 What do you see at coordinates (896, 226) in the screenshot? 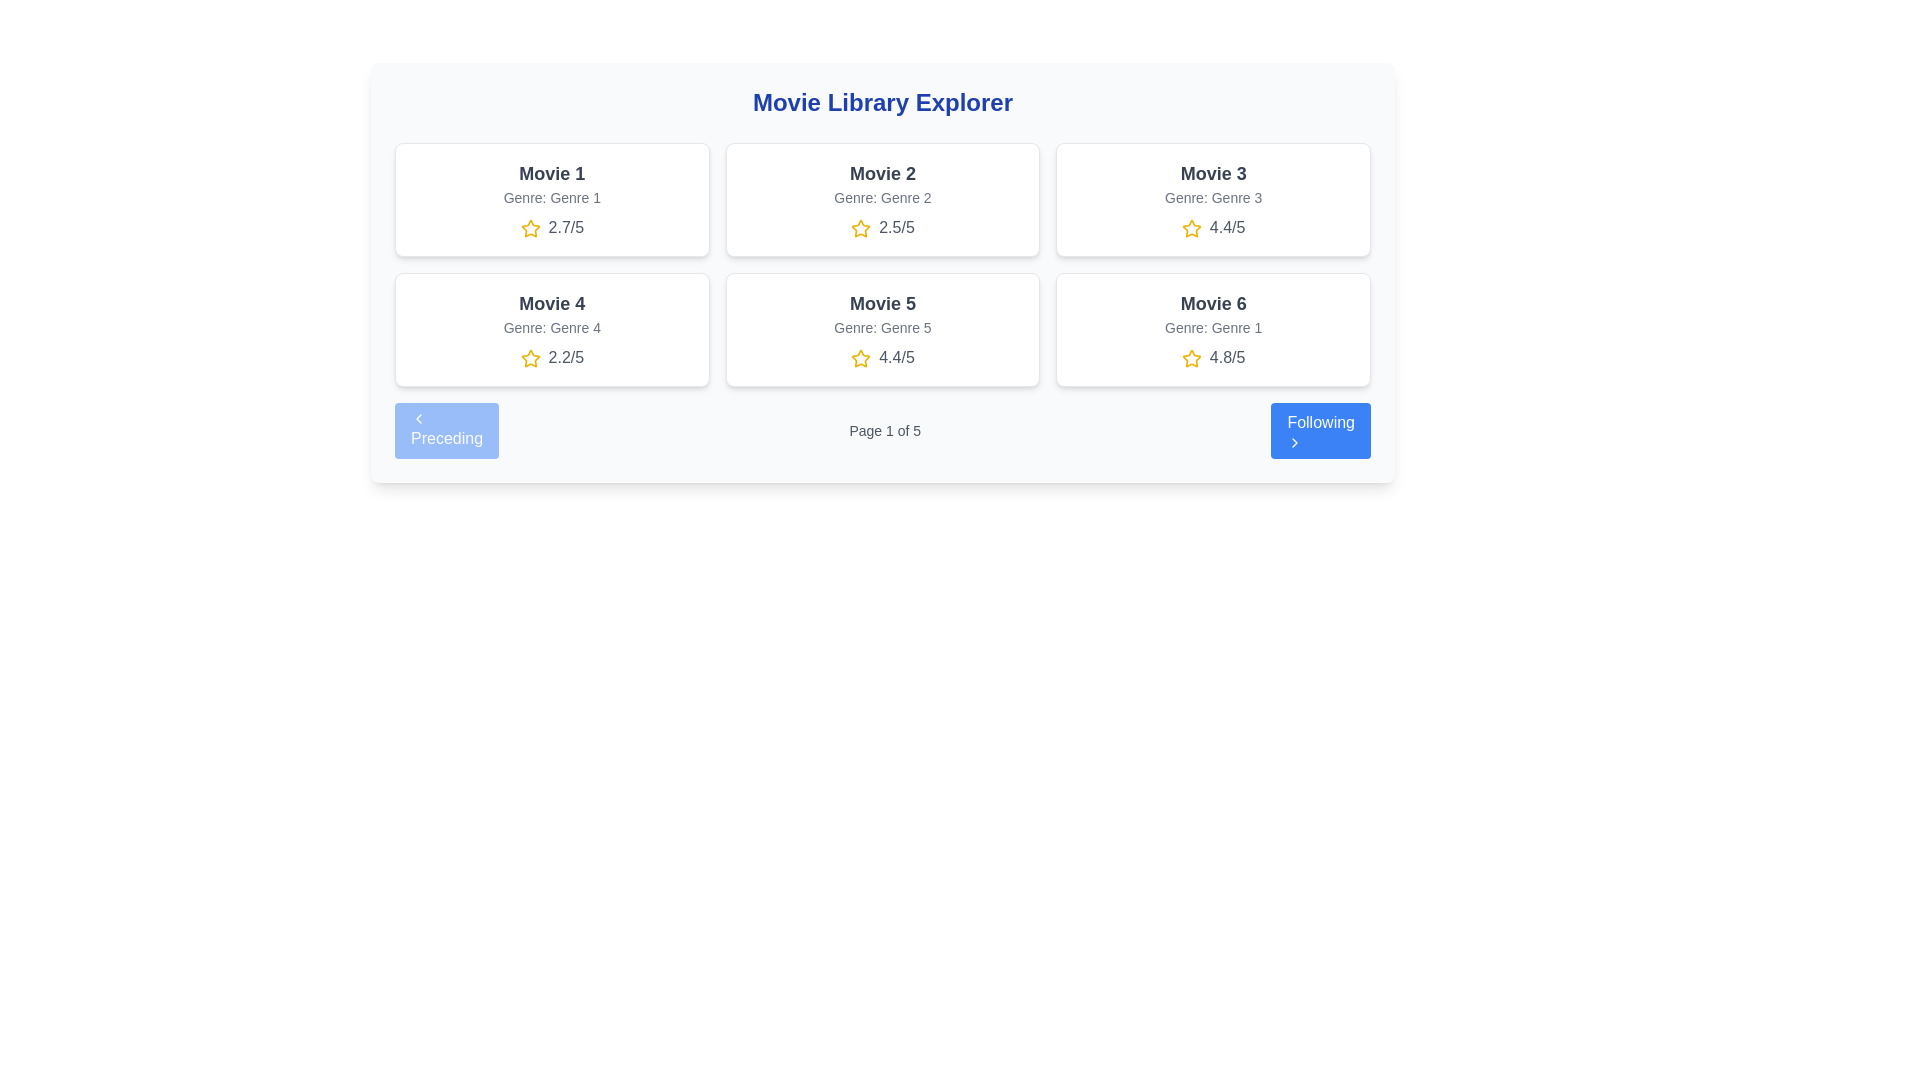
I see `static text element displaying the rating '2.5/5' located in the bottom section of the 'Movie 2' card, positioned to the right of a yellow star icon` at bounding box center [896, 226].